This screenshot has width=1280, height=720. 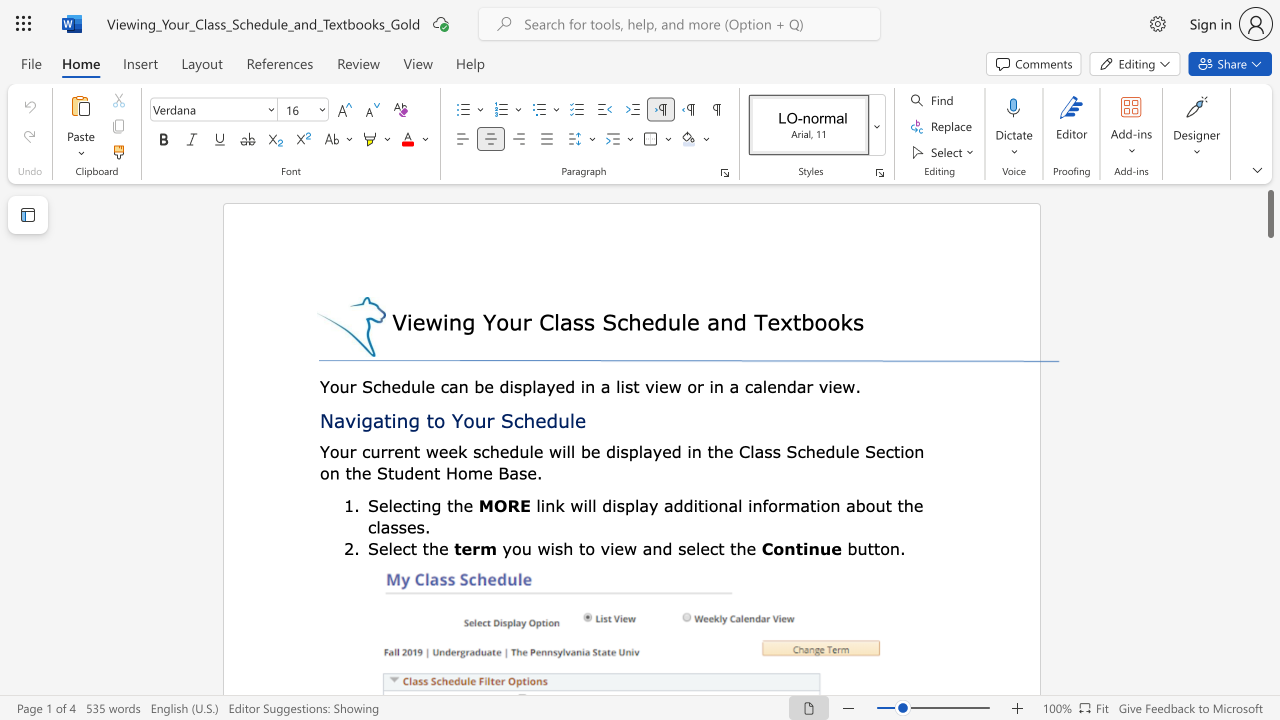 I want to click on the scrollbar to move the view down, so click(x=1269, y=670).